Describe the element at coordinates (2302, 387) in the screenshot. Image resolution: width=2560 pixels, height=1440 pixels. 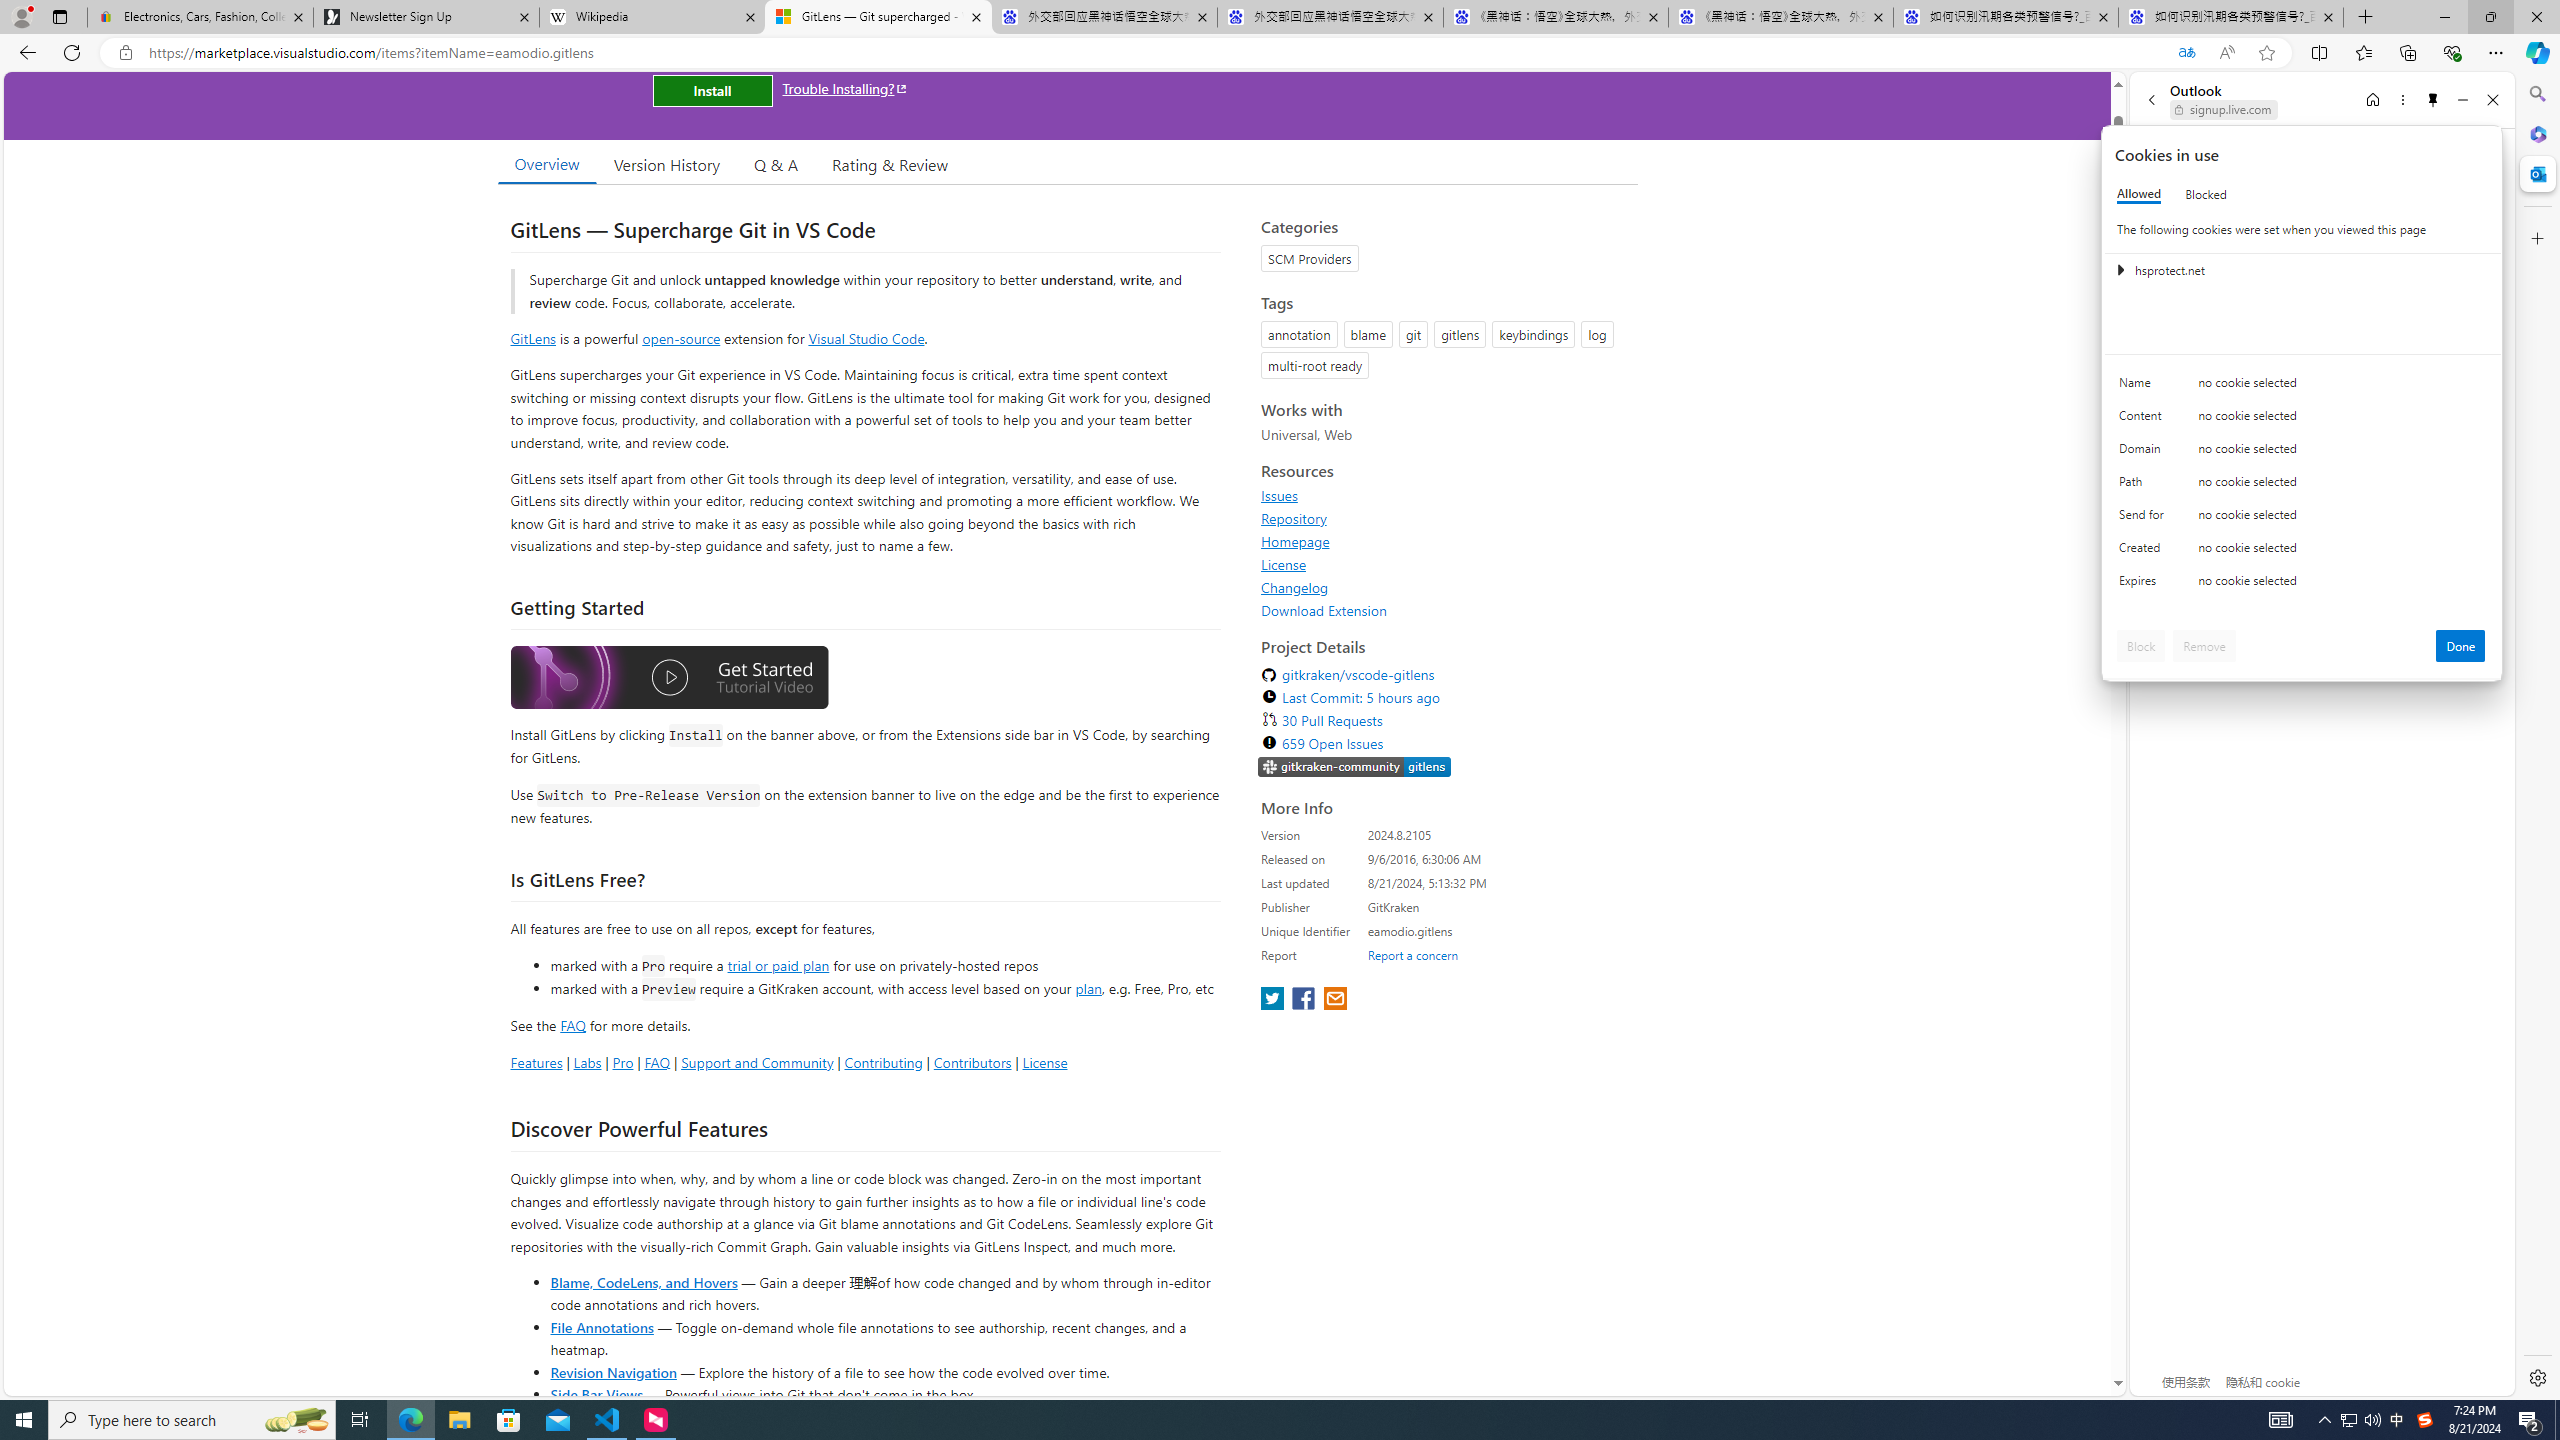
I see `'Class: c0153 c0157 c0154'` at that location.